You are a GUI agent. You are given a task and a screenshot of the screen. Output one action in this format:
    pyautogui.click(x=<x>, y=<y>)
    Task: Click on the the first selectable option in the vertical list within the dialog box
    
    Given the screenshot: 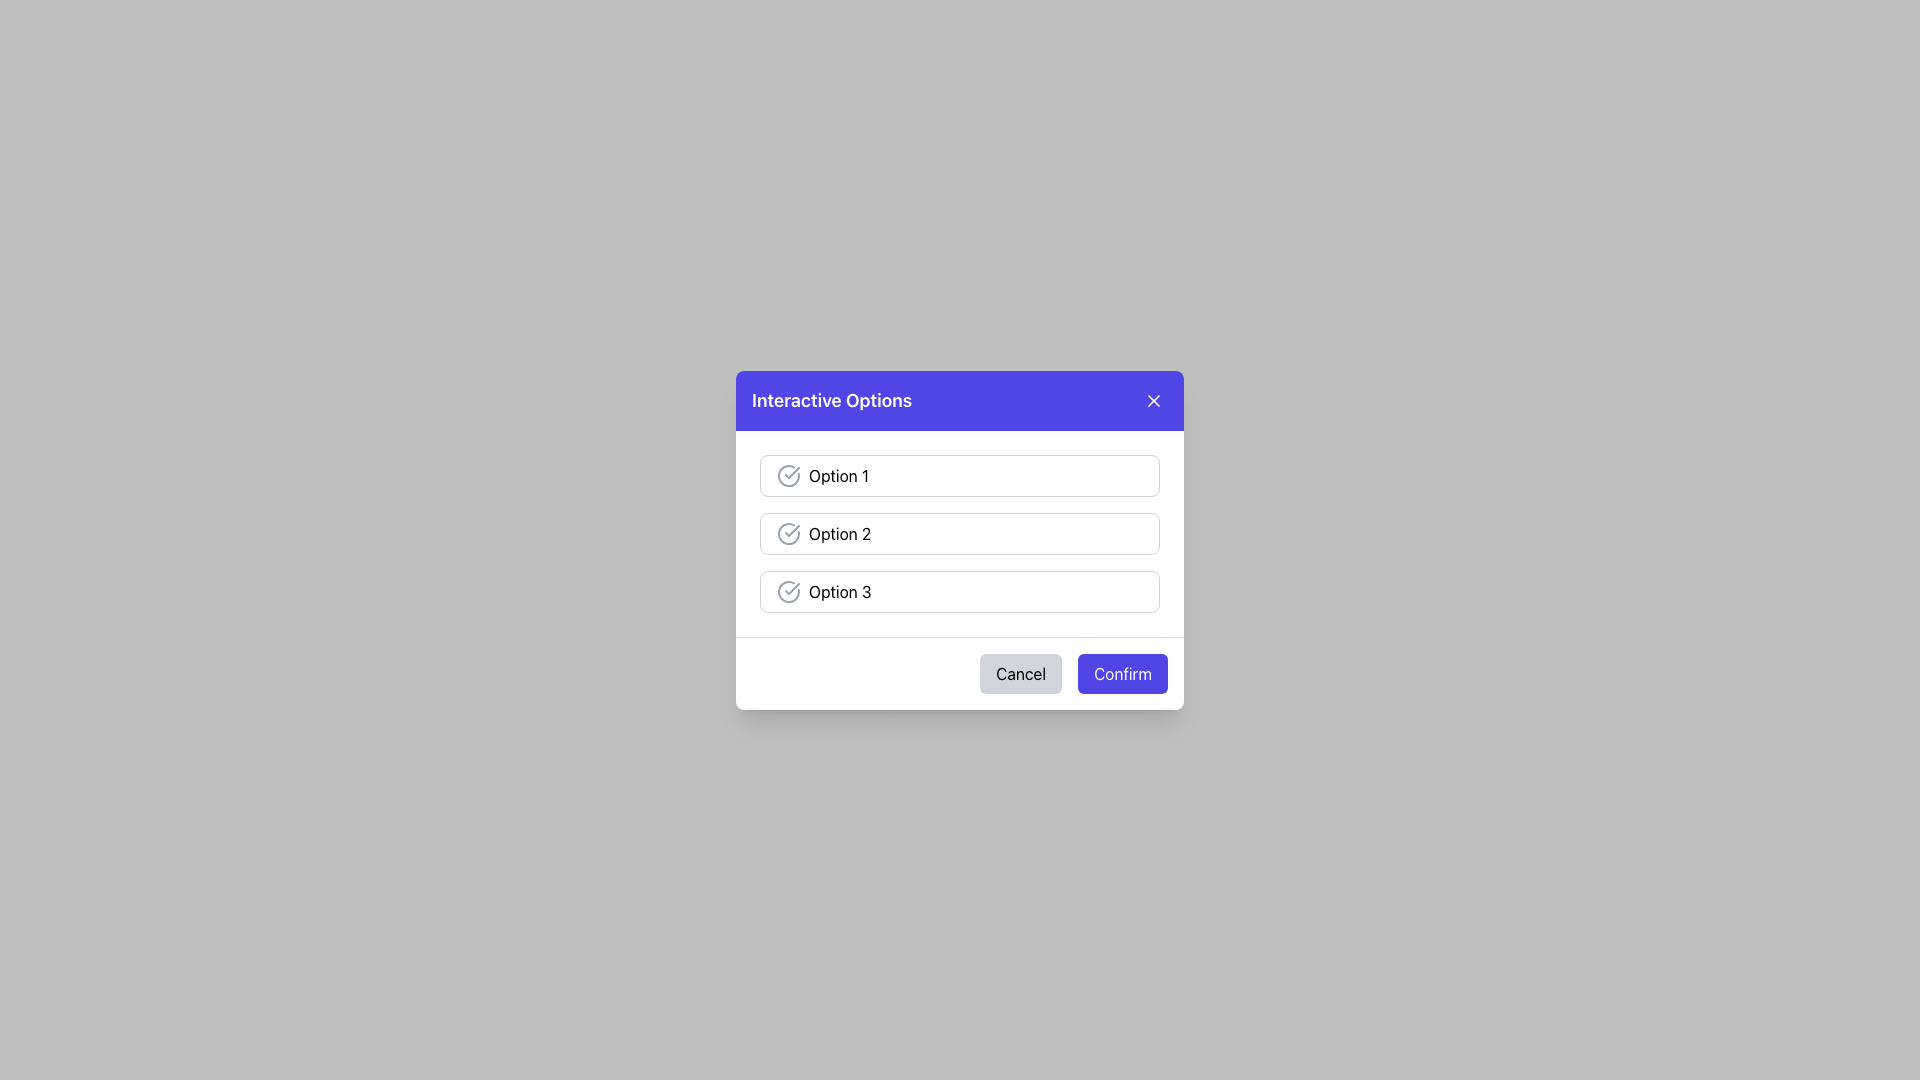 What is the action you would take?
    pyautogui.click(x=960, y=474)
    